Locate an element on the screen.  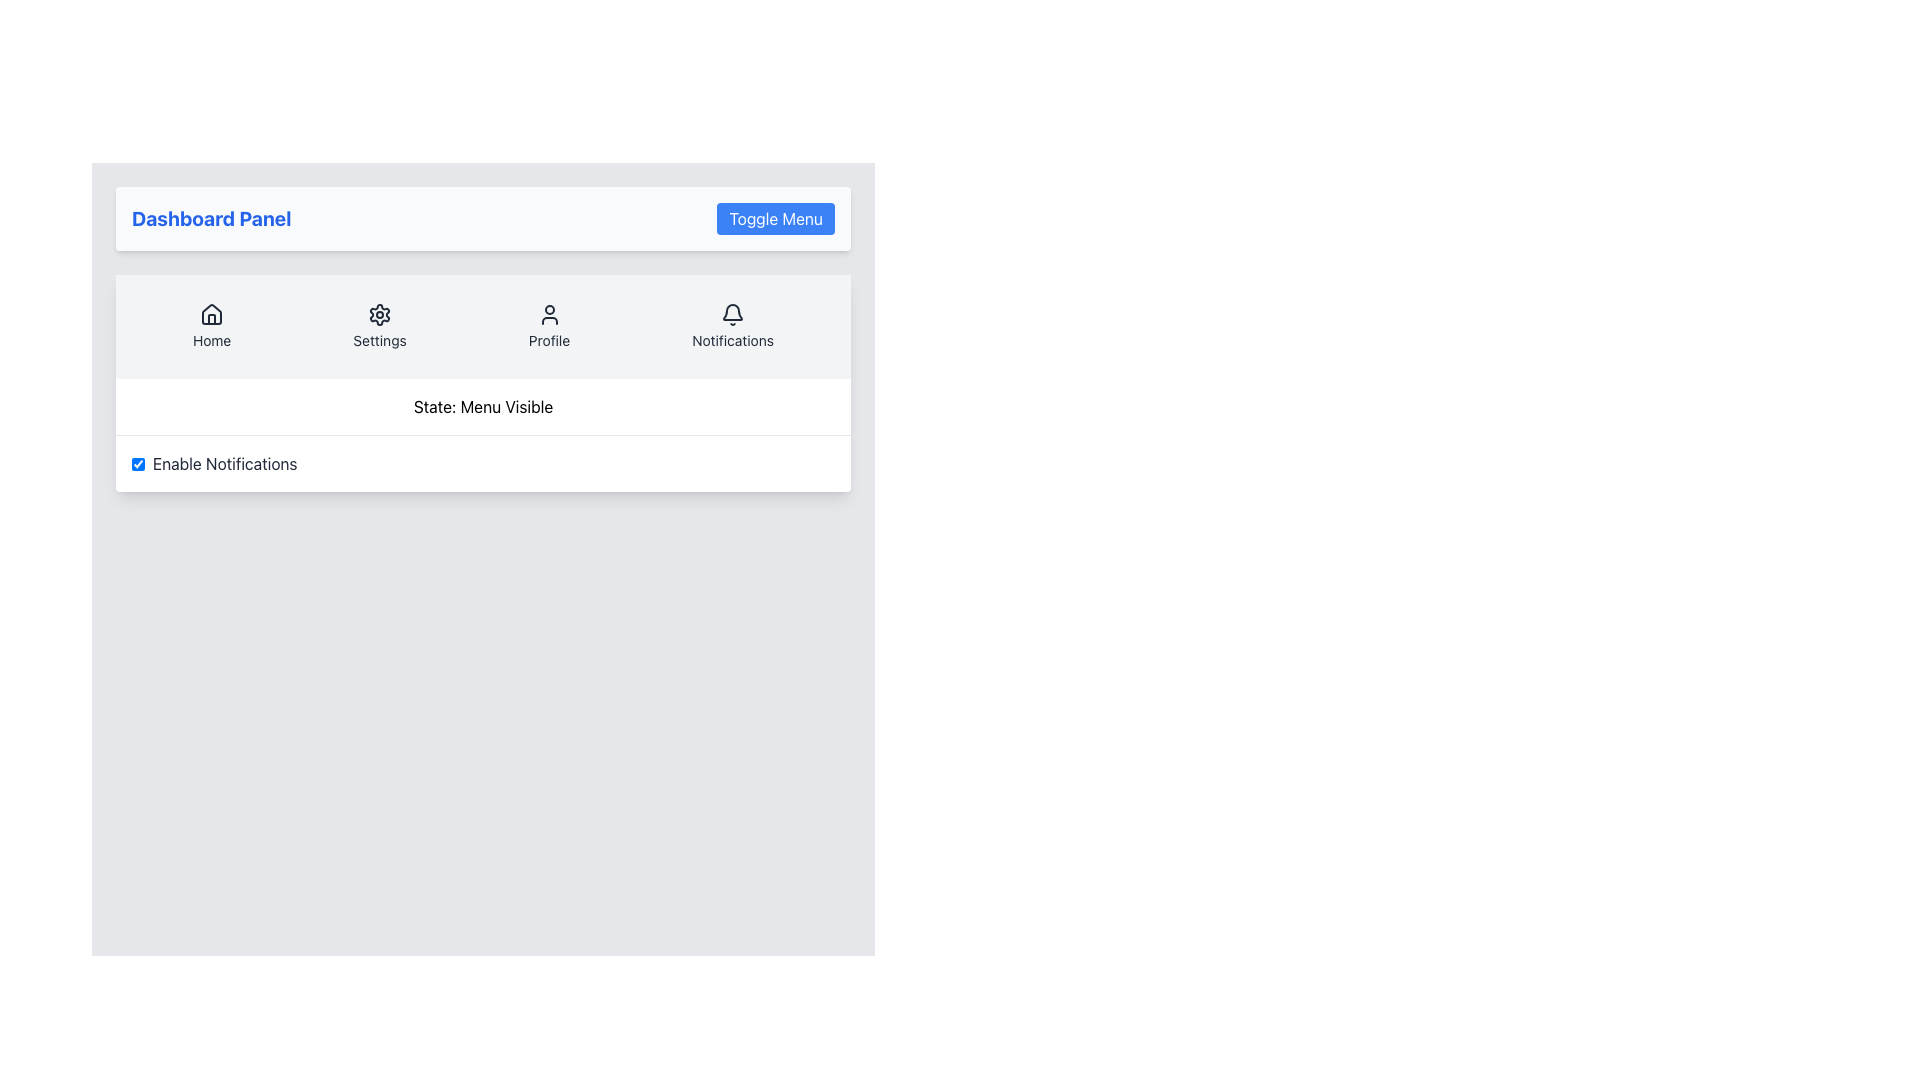
the 'Profile' navigation menu item, which features a user silhouette icon above the text label 'Profile' is located at coordinates (549, 326).